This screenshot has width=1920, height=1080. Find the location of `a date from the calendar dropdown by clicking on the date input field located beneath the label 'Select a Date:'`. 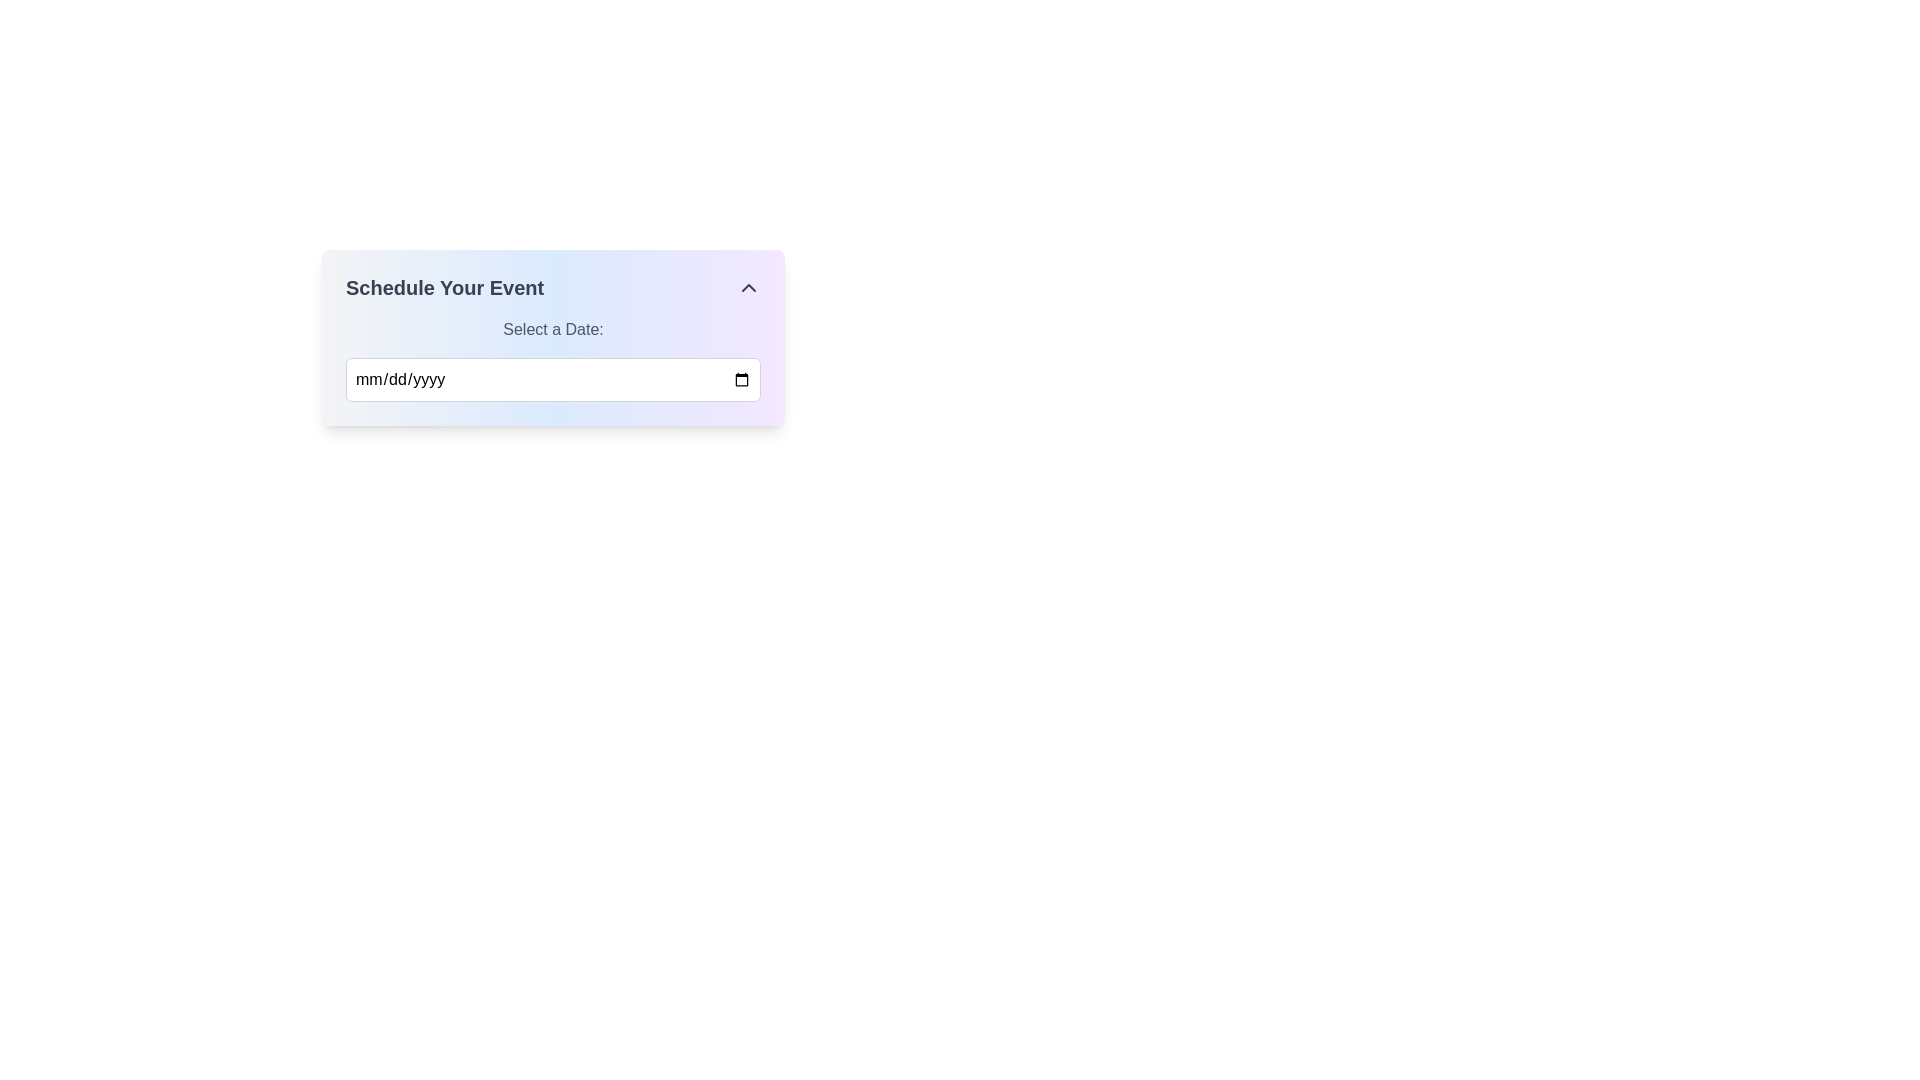

a date from the calendar dropdown by clicking on the date input field located beneath the label 'Select a Date:' is located at coordinates (553, 380).